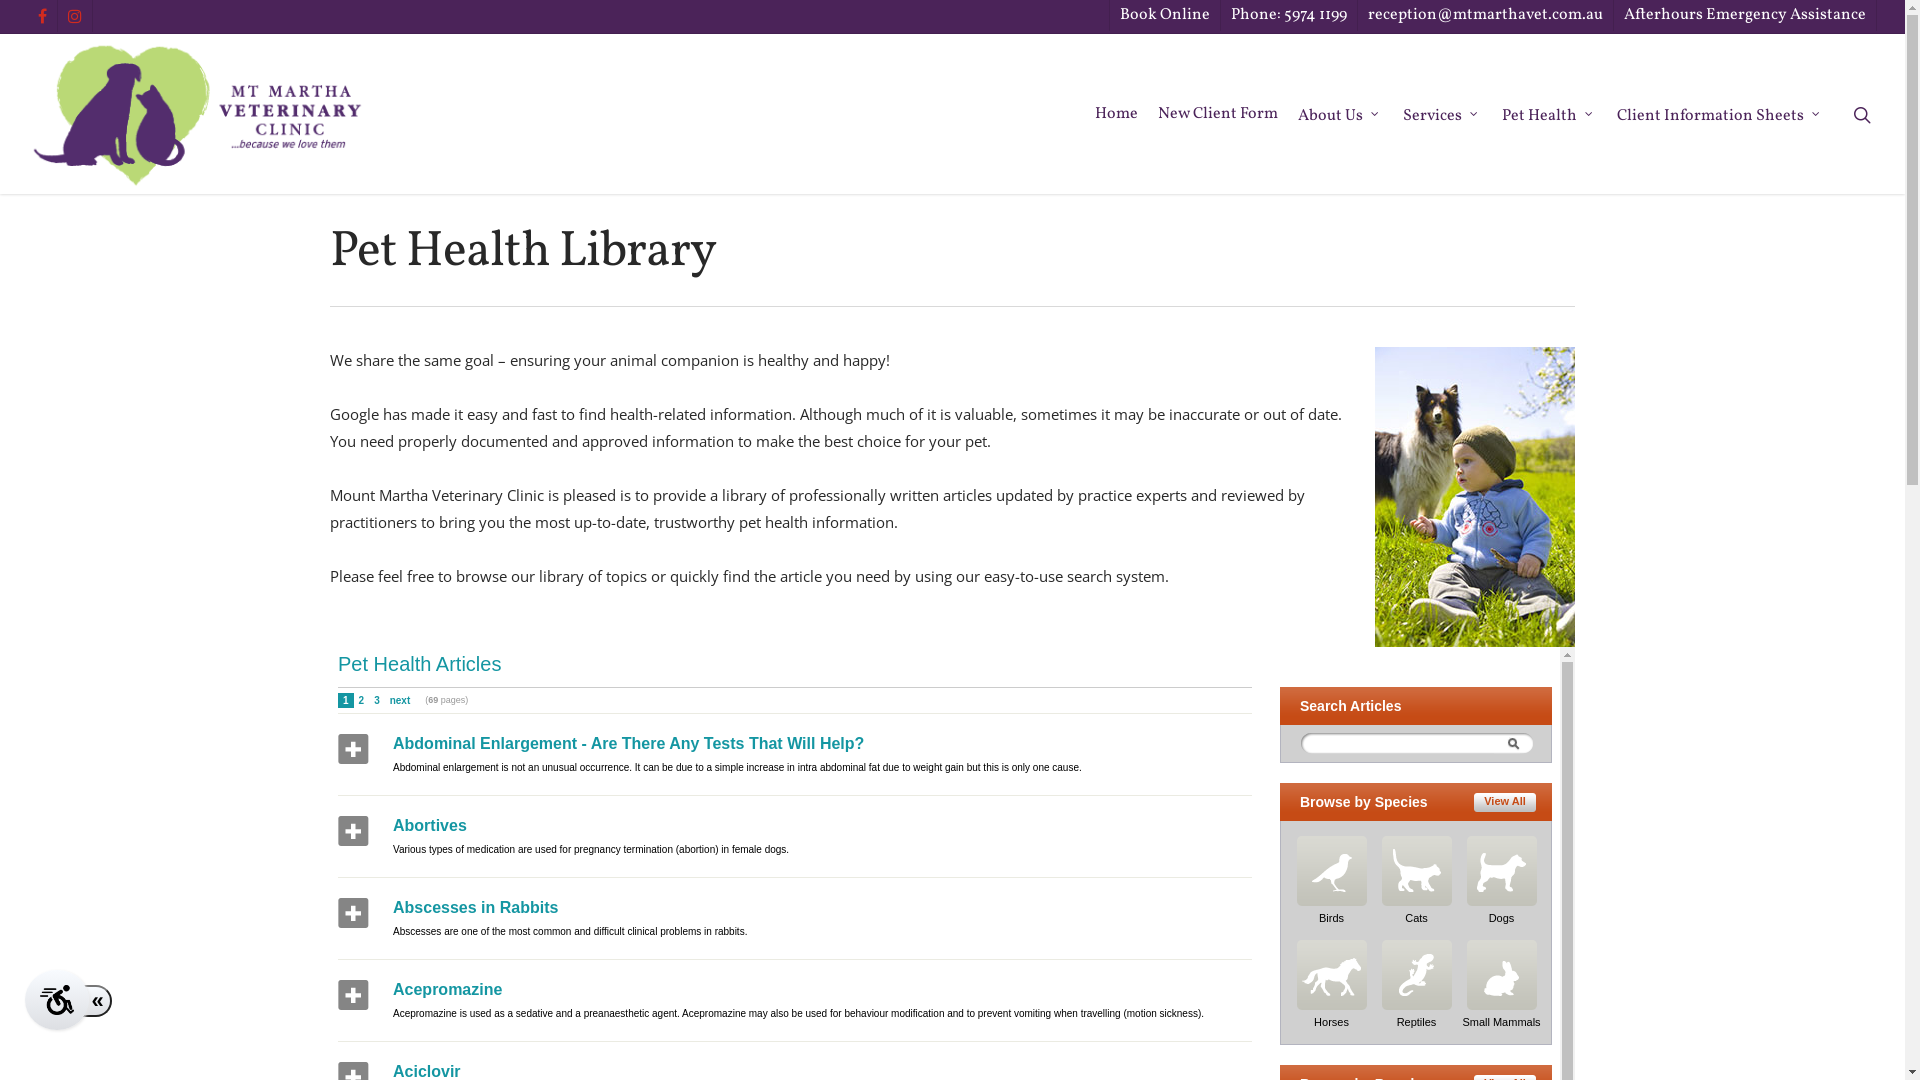  I want to click on 'Switch to accessible version of site', so click(57, 999).